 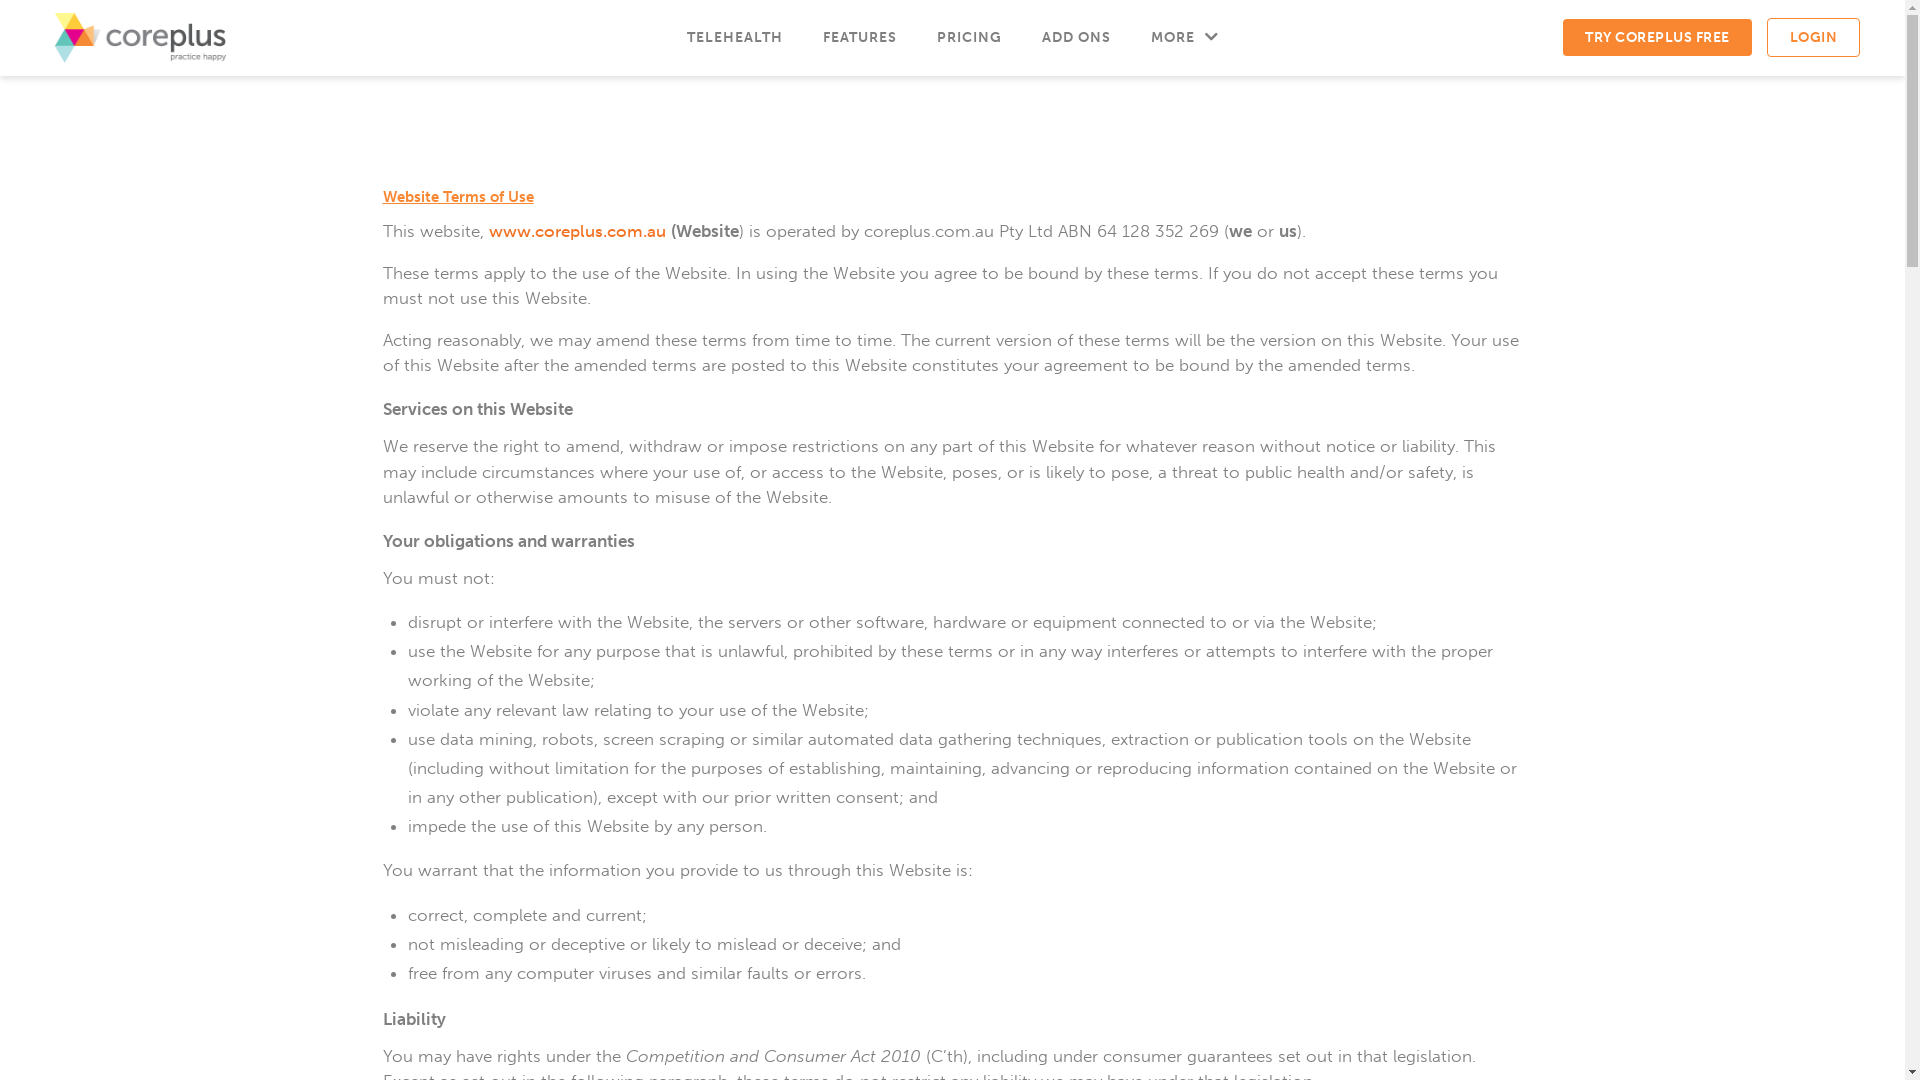 I want to click on 'FEATURES', so click(x=859, y=37).